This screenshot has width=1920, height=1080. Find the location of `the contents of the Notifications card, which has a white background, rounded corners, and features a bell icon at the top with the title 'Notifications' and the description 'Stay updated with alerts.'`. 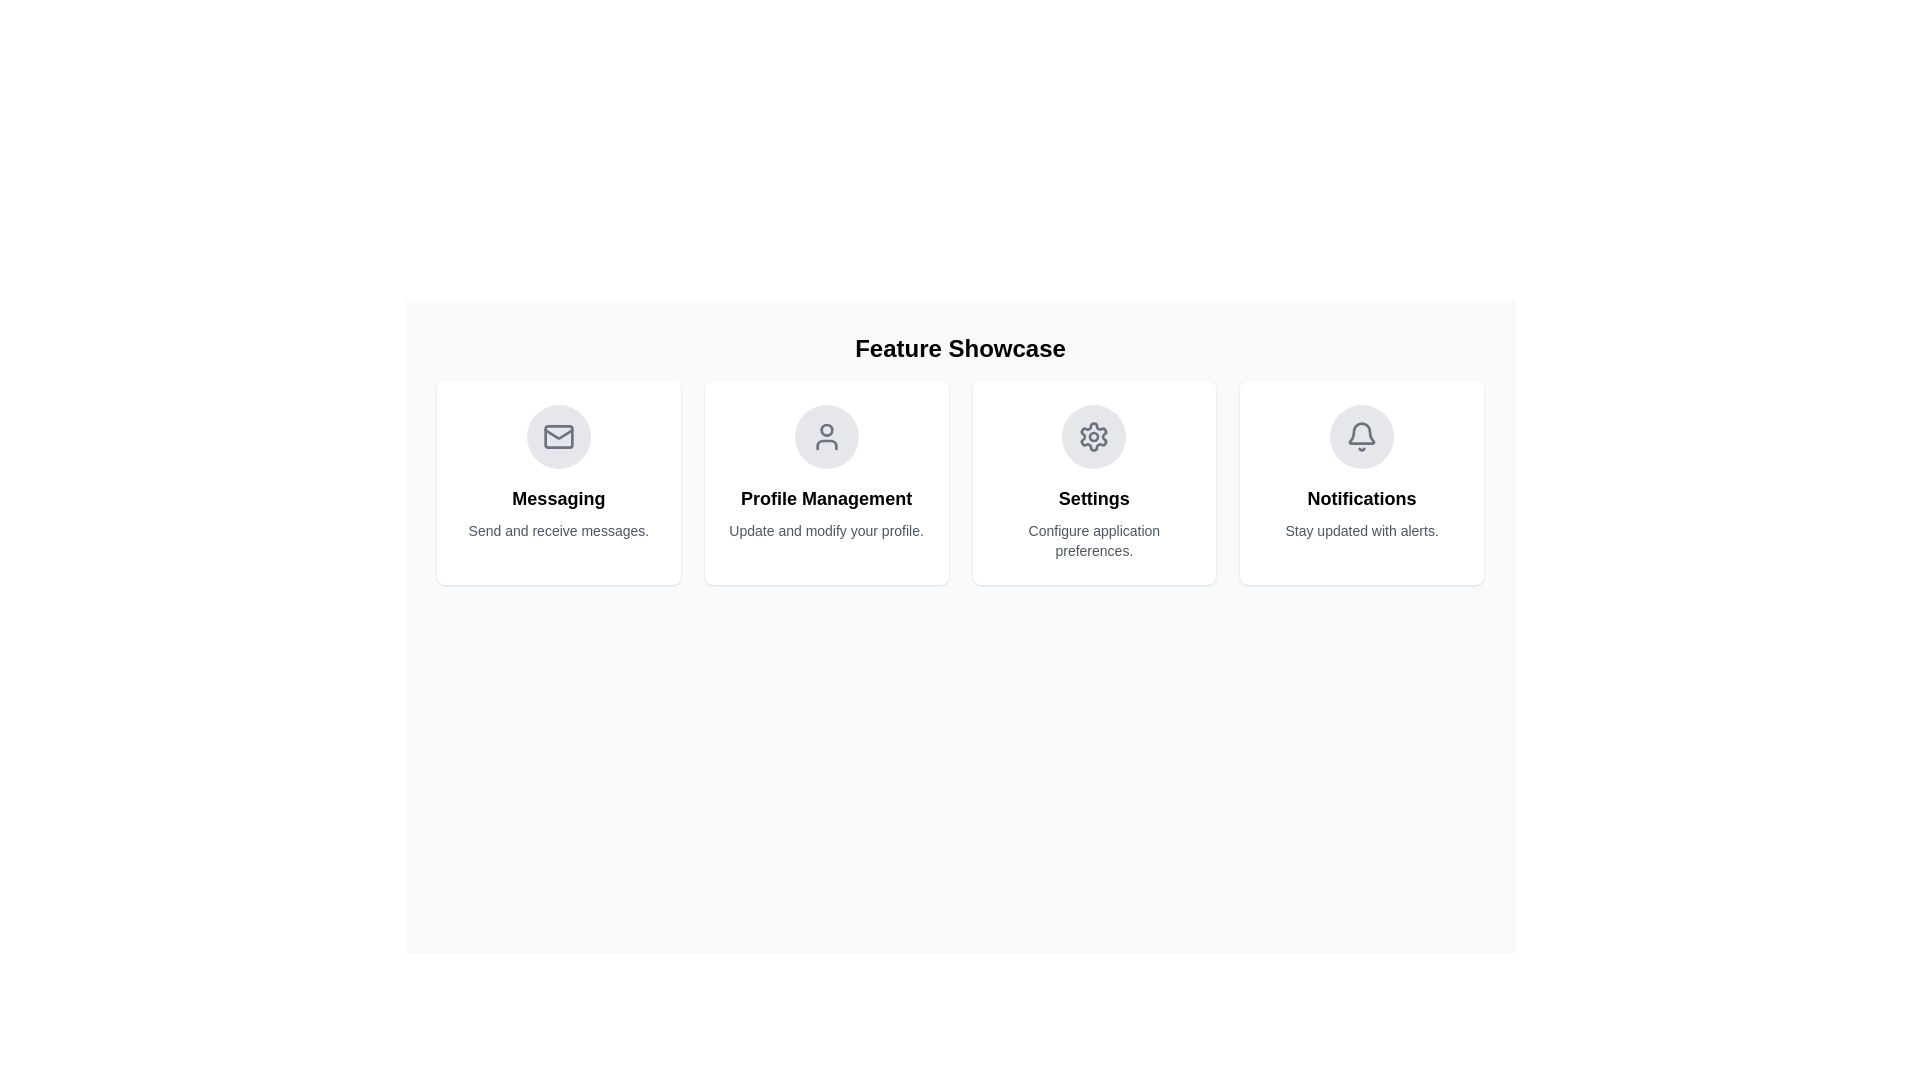

the contents of the Notifications card, which has a white background, rounded corners, and features a bell icon at the top with the title 'Notifications' and the description 'Stay updated with alerts.' is located at coordinates (1361, 482).